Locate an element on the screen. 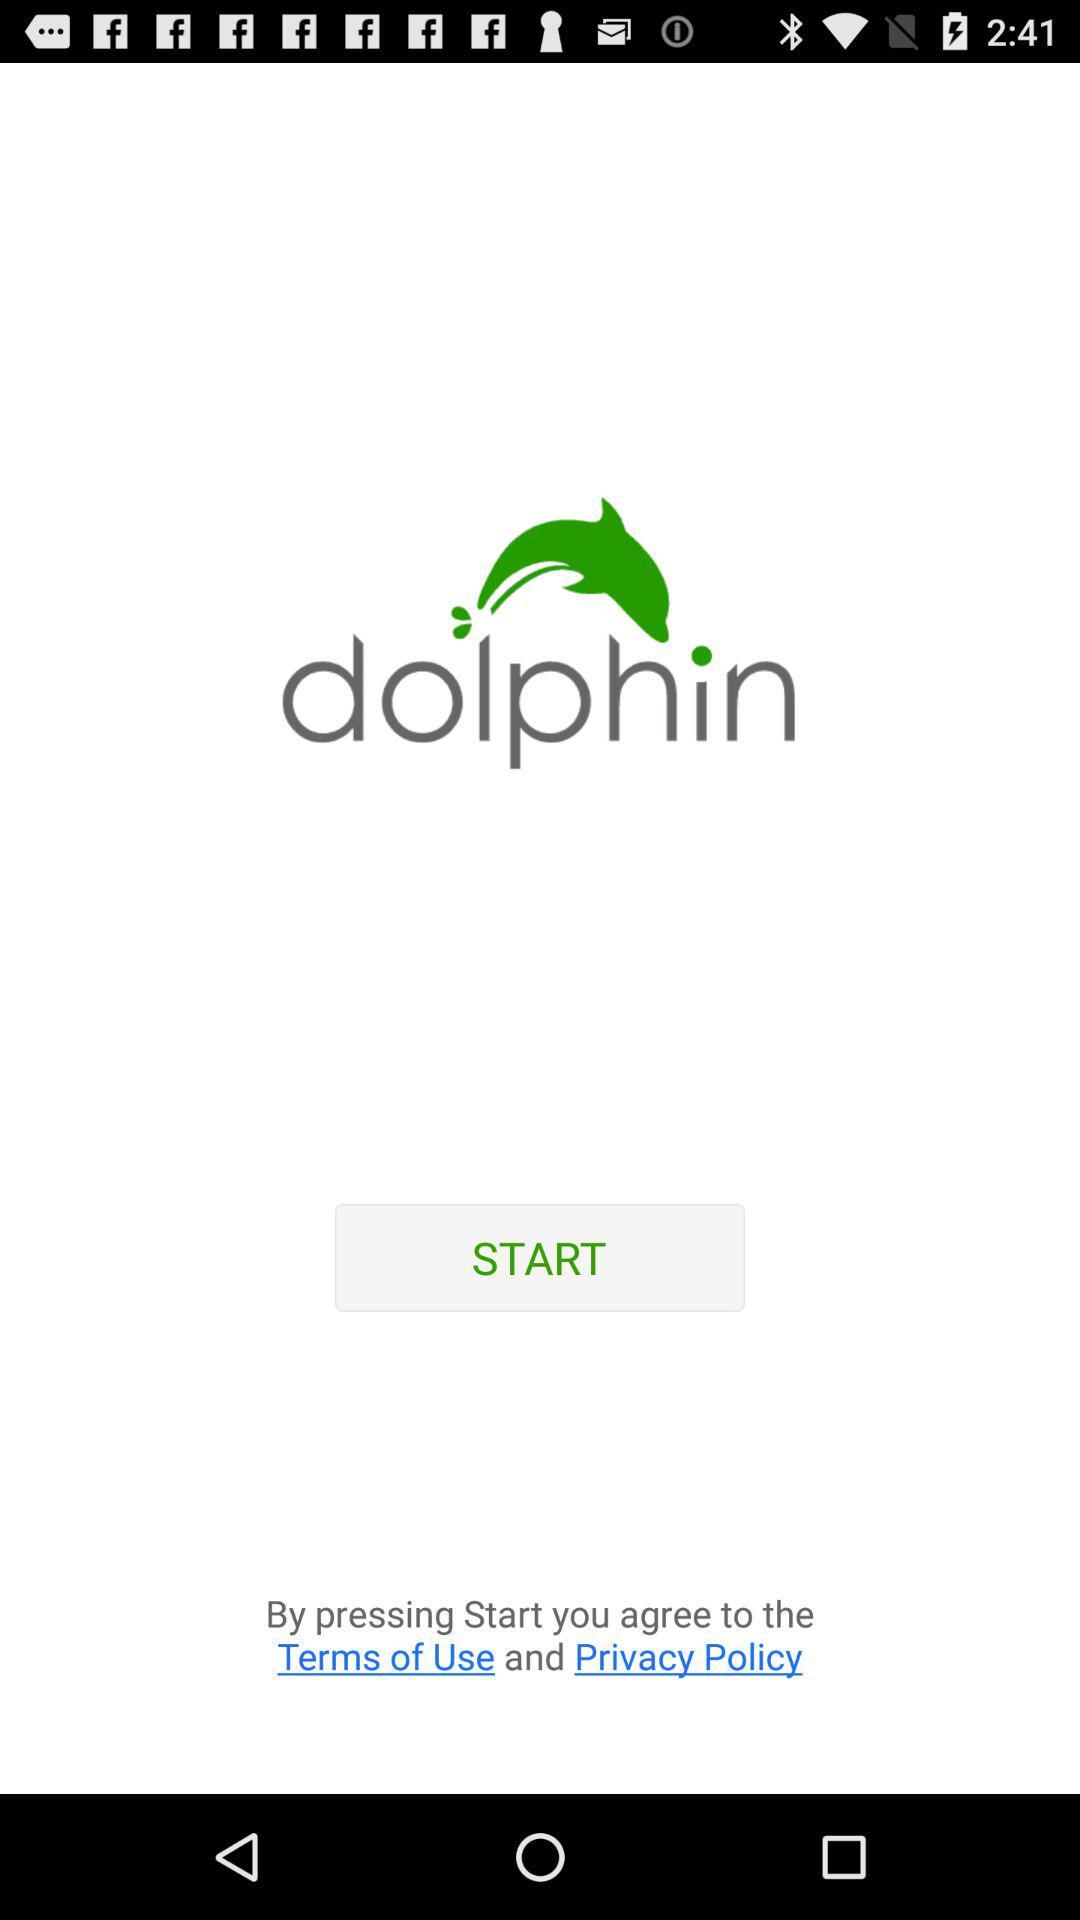 This screenshot has width=1080, height=1920. icon below the start icon is located at coordinates (540, 1564).